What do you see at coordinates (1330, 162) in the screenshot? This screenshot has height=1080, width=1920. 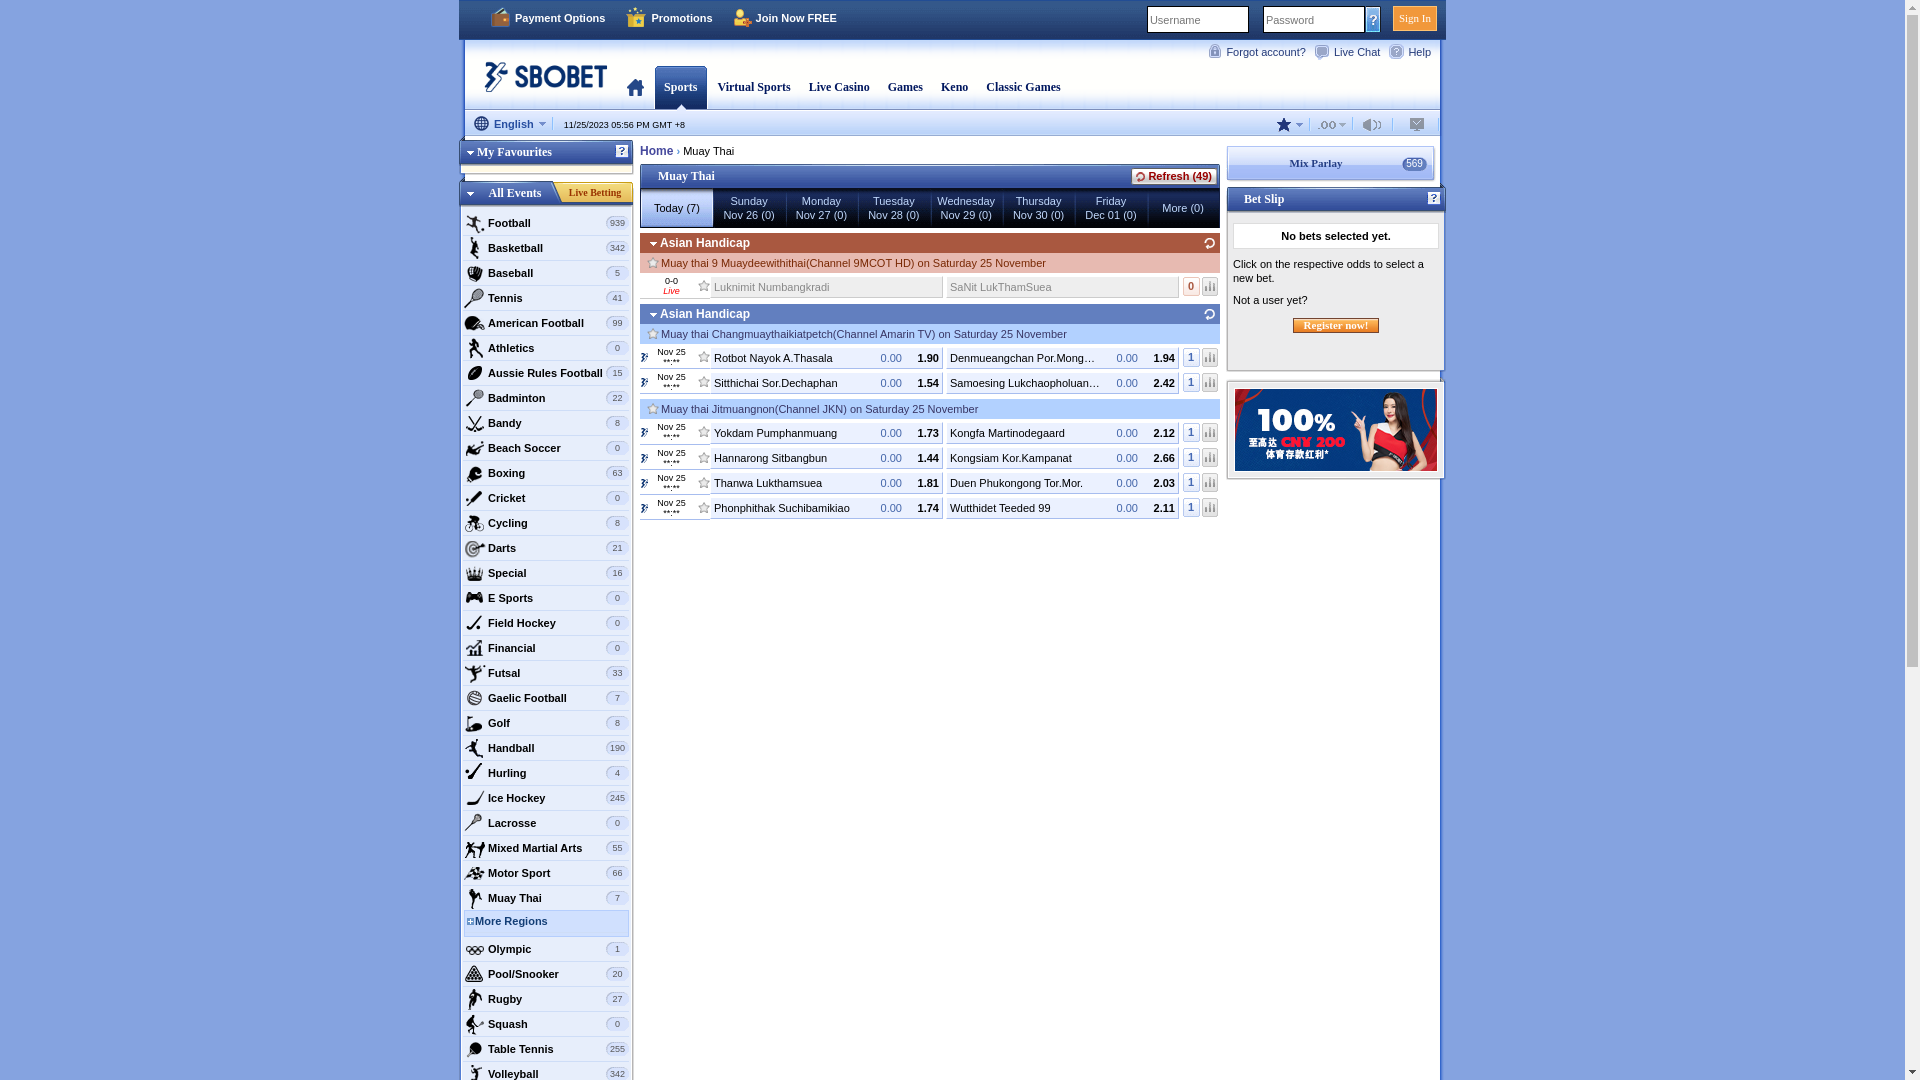 I see `'Mix Parlay` at bounding box center [1330, 162].